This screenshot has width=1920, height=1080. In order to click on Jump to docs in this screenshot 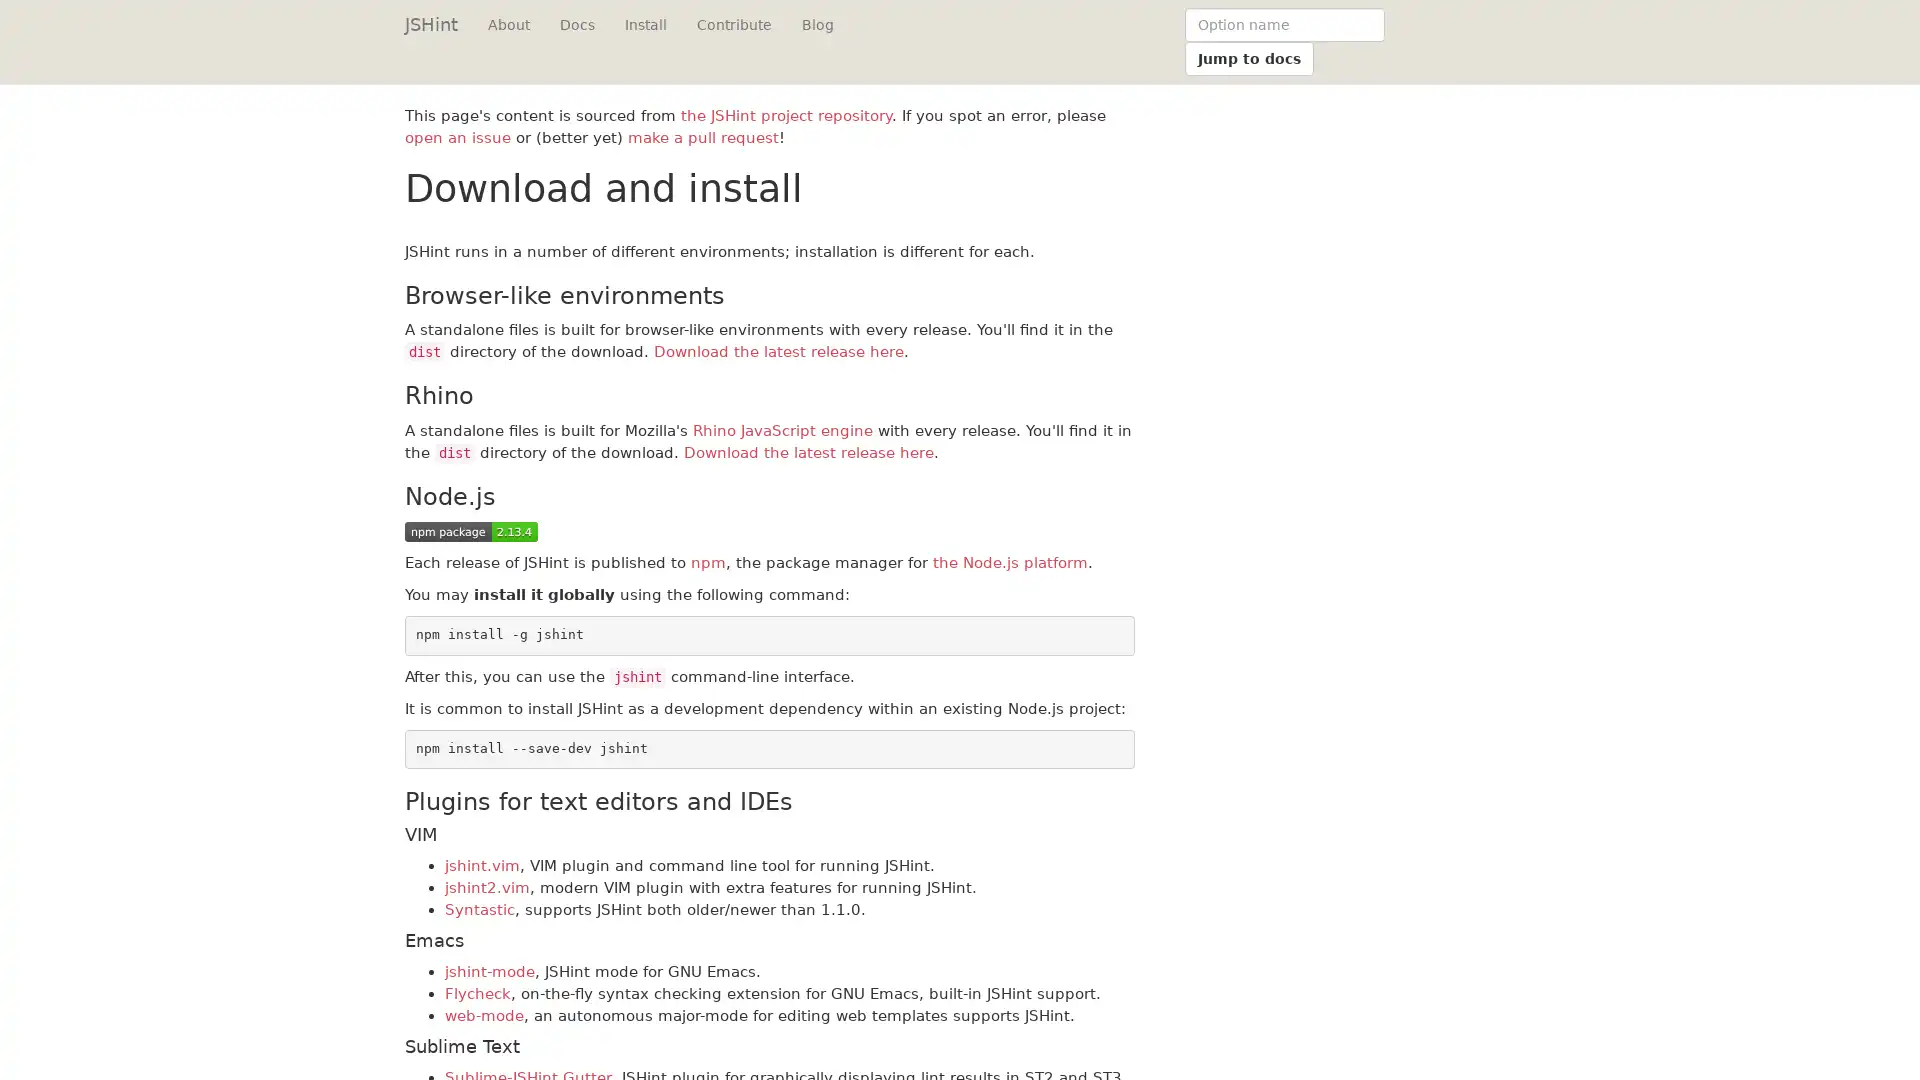, I will do `click(1248, 57)`.